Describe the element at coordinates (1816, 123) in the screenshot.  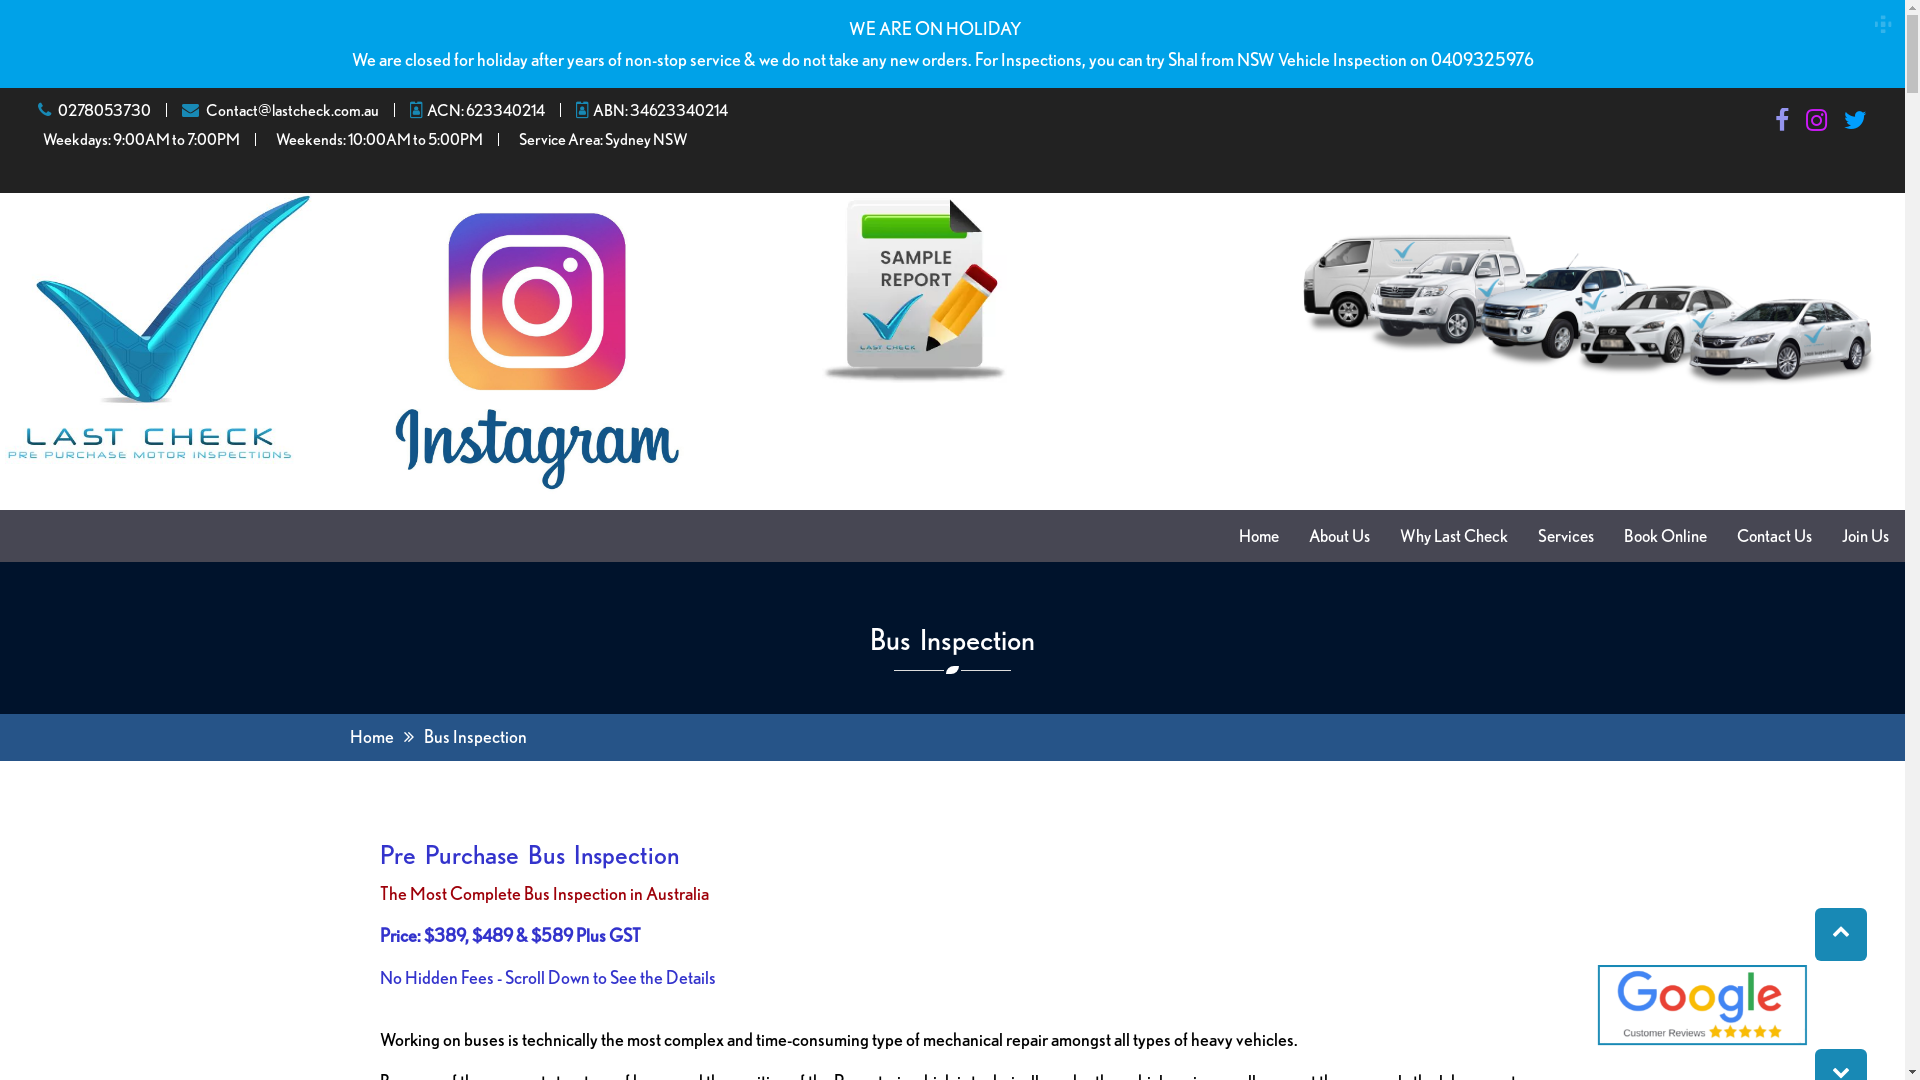
I see `'Instagram'` at that location.